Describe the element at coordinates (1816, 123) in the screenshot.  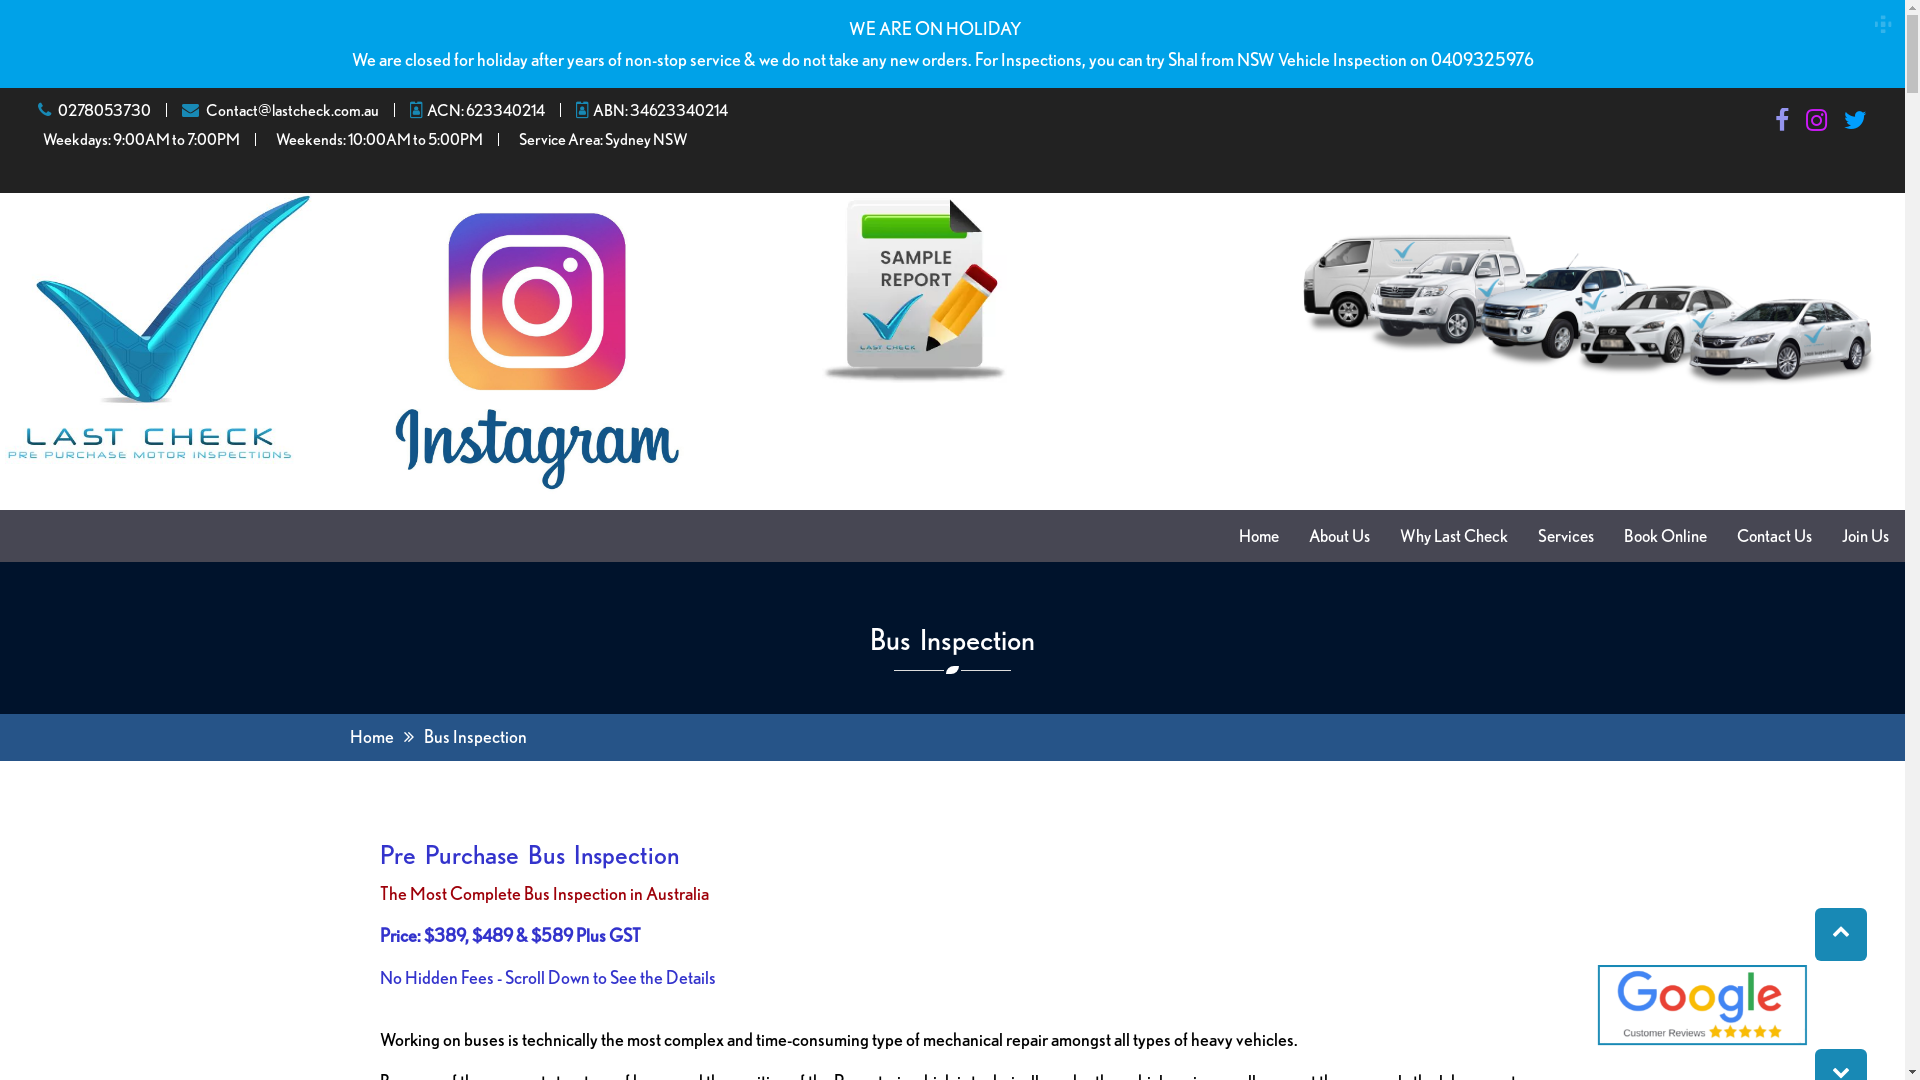
I see `'Instagram'` at that location.